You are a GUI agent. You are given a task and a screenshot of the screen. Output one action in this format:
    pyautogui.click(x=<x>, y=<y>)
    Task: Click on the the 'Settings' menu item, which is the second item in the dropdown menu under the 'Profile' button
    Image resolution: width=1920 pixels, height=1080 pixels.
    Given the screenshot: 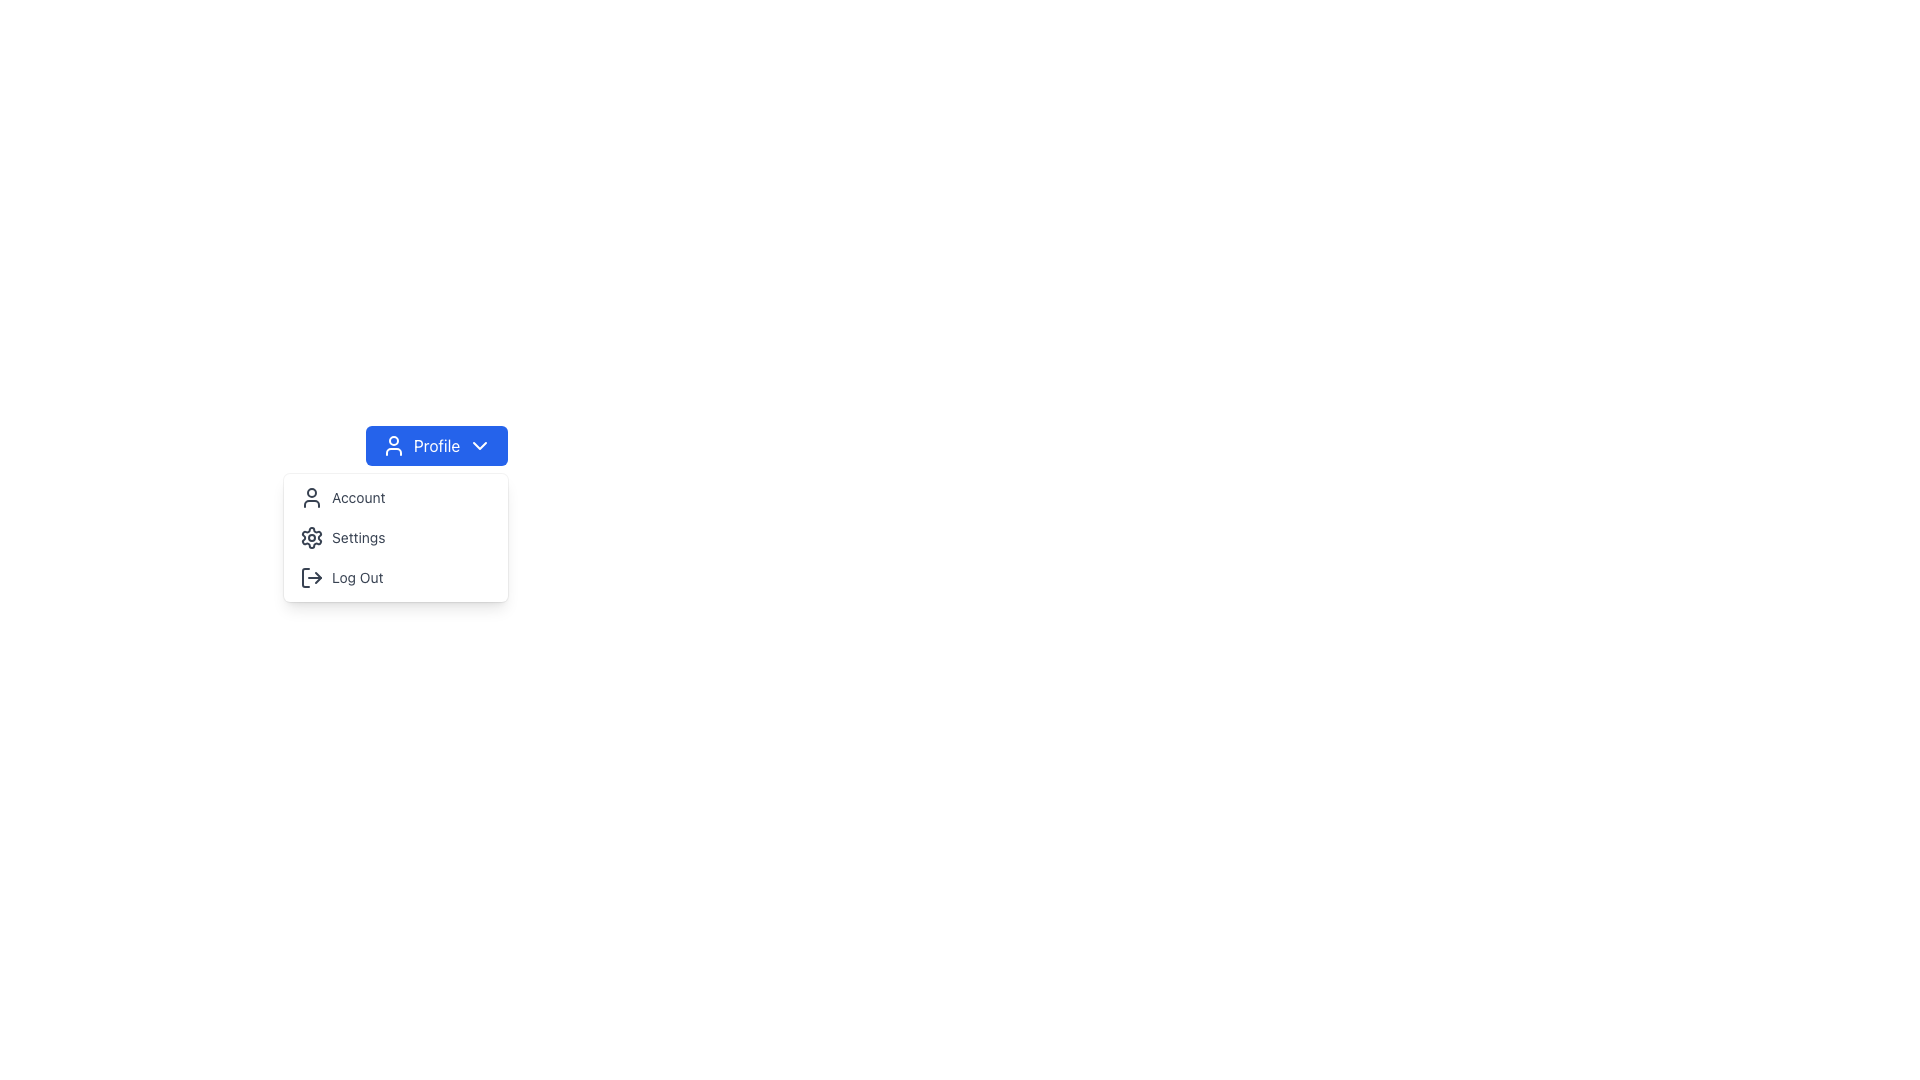 What is the action you would take?
    pyautogui.click(x=396, y=536)
    